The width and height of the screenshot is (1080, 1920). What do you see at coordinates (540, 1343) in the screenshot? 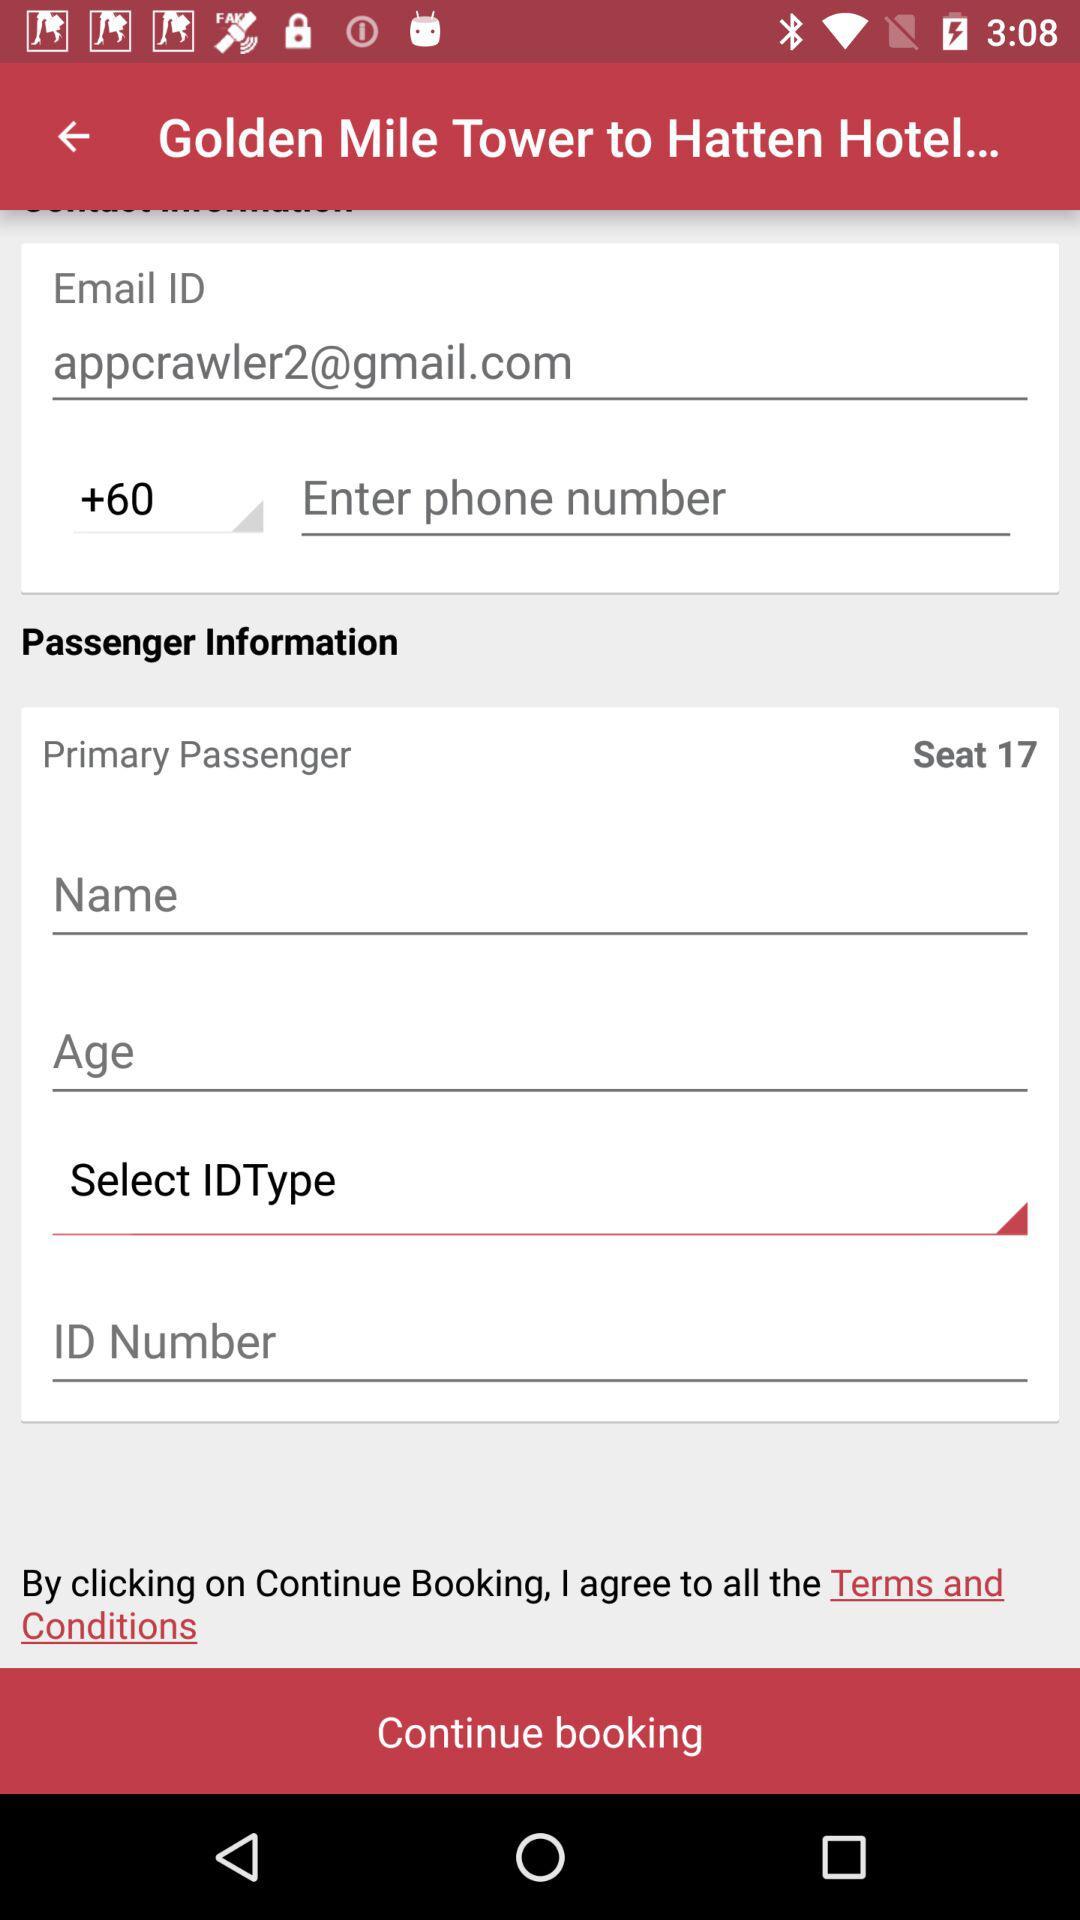
I see `id number field` at bounding box center [540, 1343].